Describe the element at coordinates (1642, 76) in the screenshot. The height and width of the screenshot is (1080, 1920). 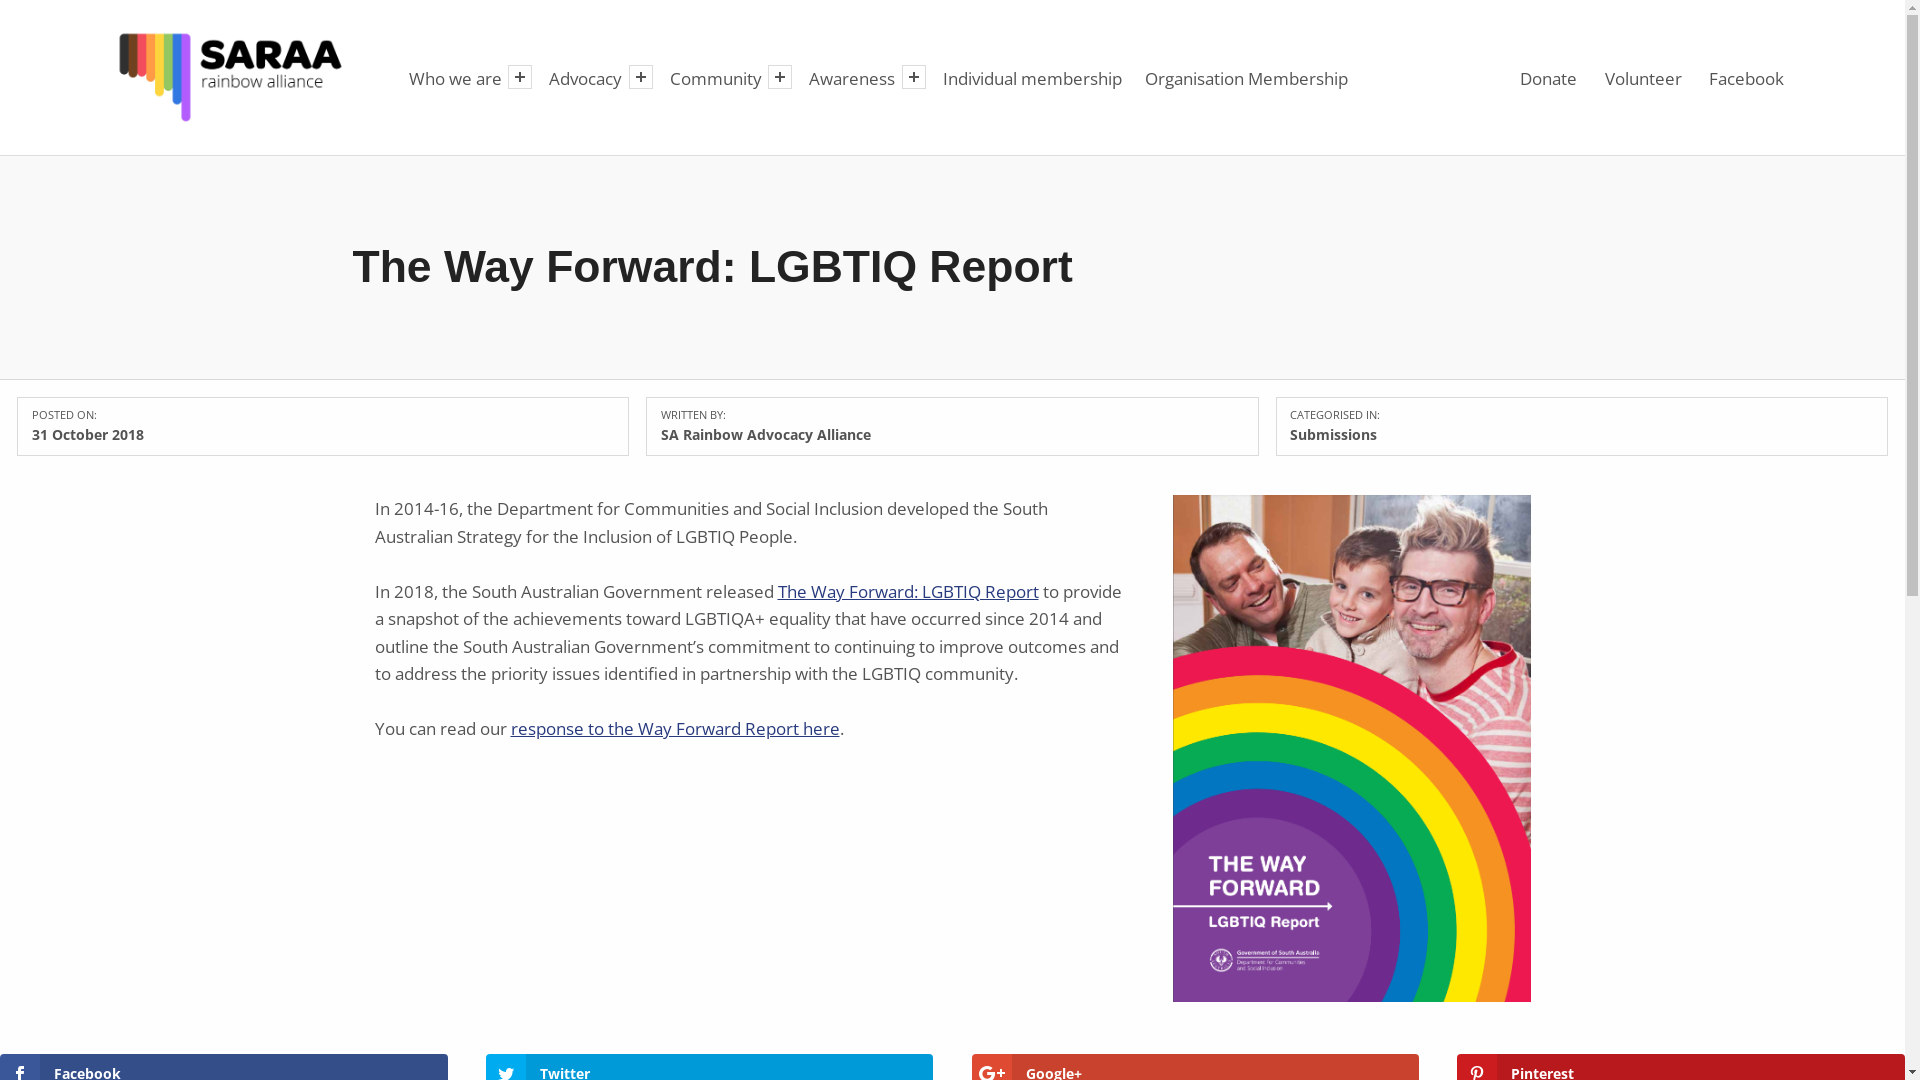
I see `'Volunteer'` at that location.